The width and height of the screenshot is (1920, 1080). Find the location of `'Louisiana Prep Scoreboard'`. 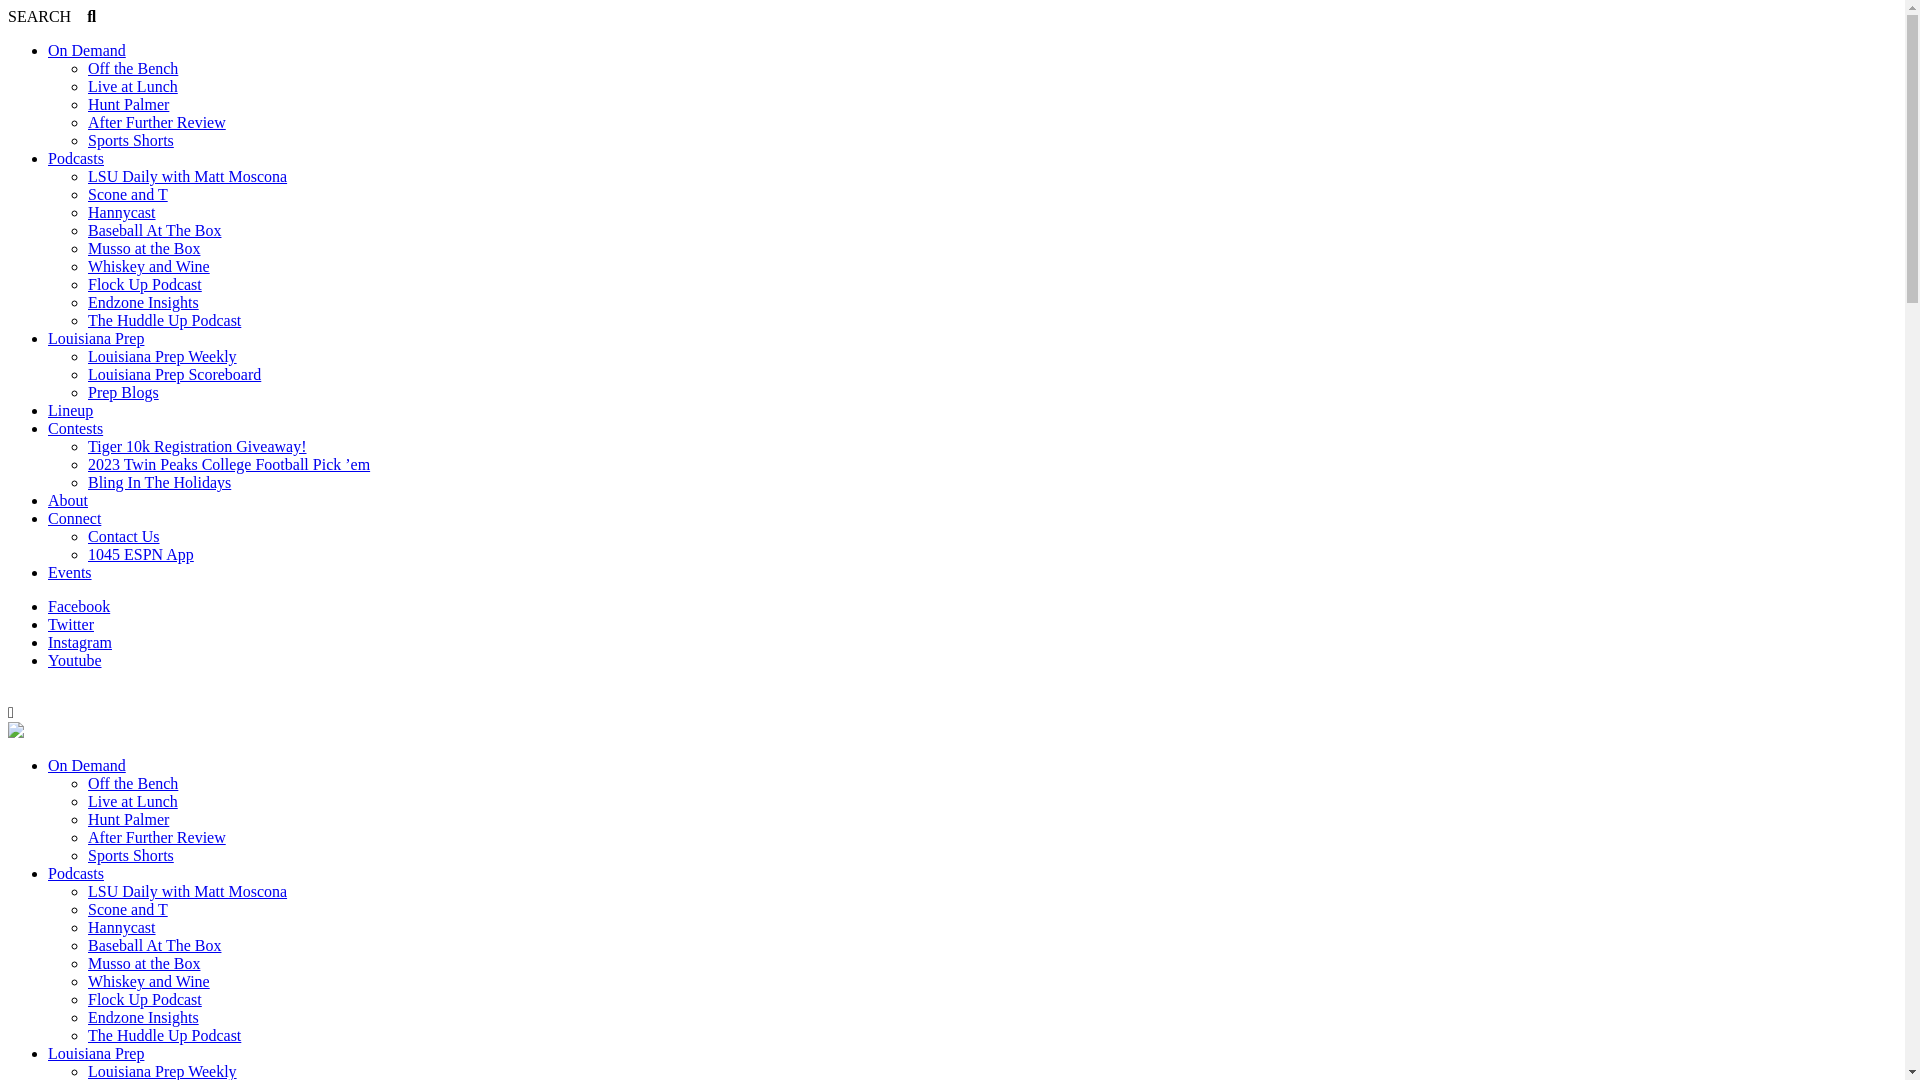

'Louisiana Prep Scoreboard' is located at coordinates (86, 374).